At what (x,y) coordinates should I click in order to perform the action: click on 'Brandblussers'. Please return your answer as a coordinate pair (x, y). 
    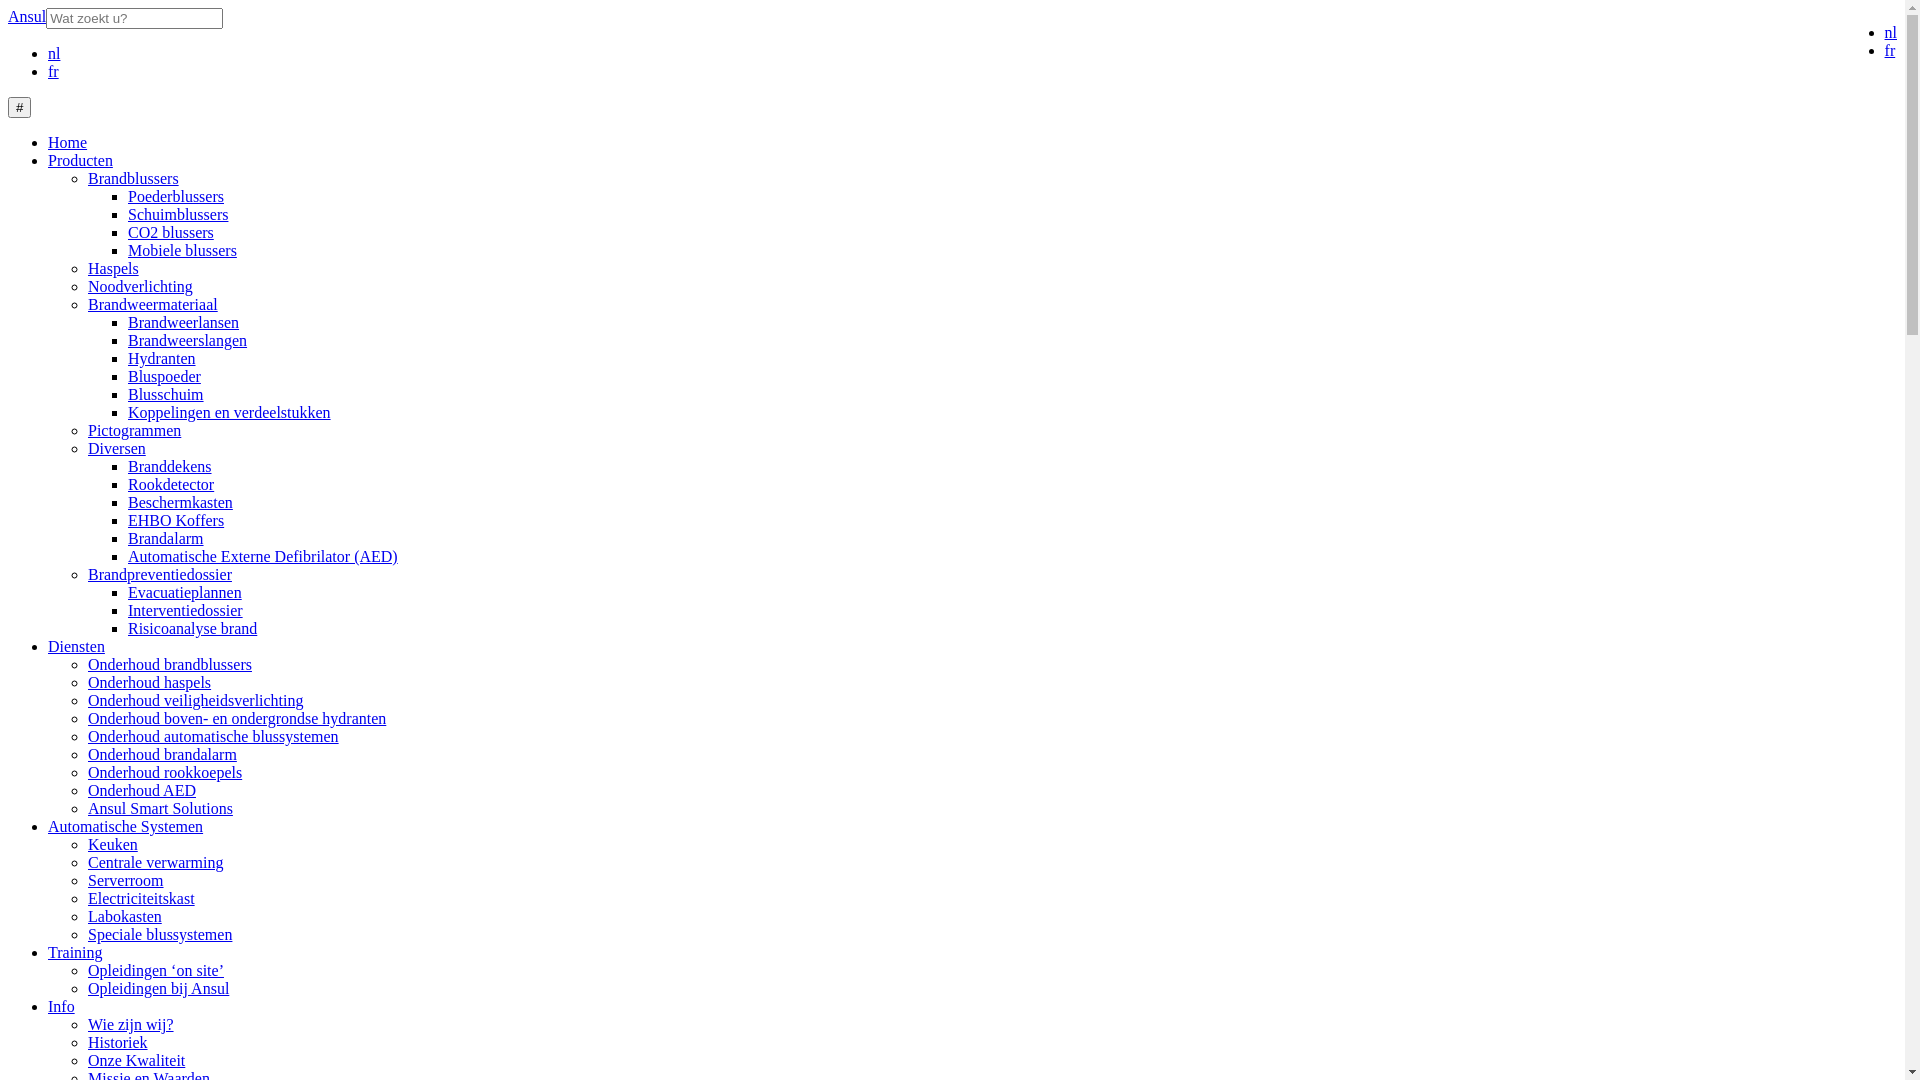
    Looking at the image, I should click on (132, 177).